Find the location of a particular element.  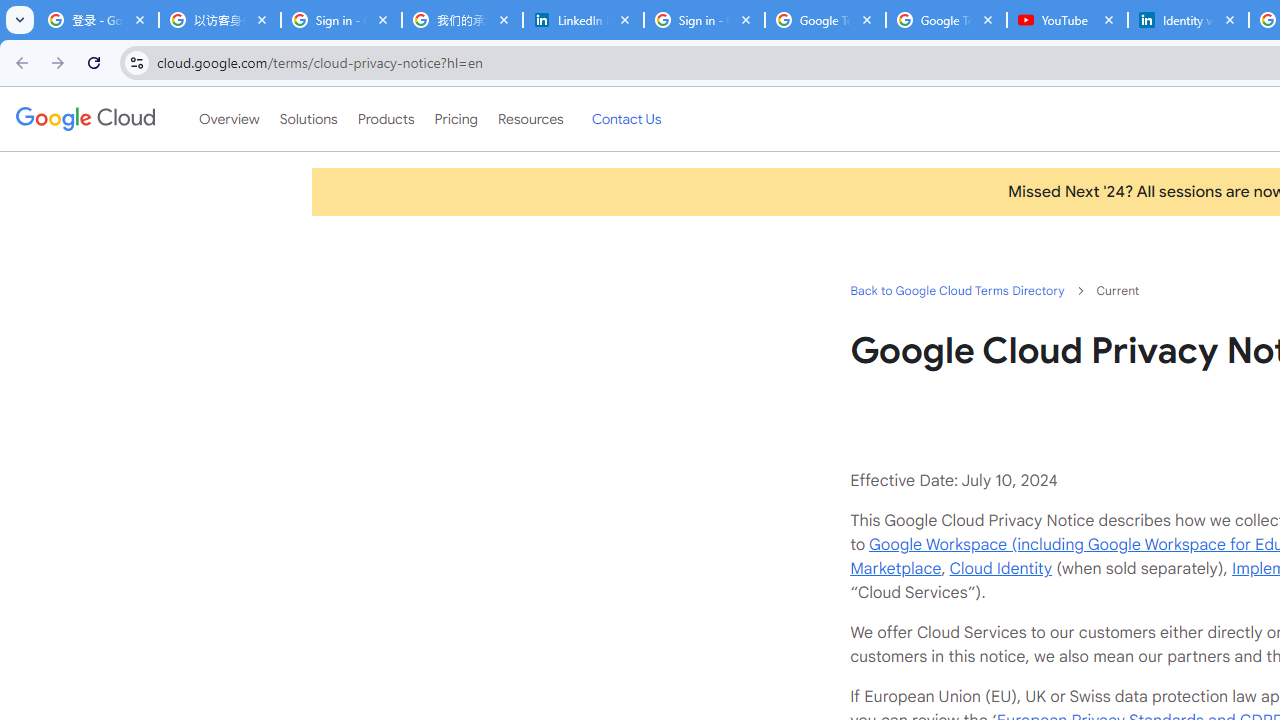

'Sign in - Google Accounts' is located at coordinates (704, 20).